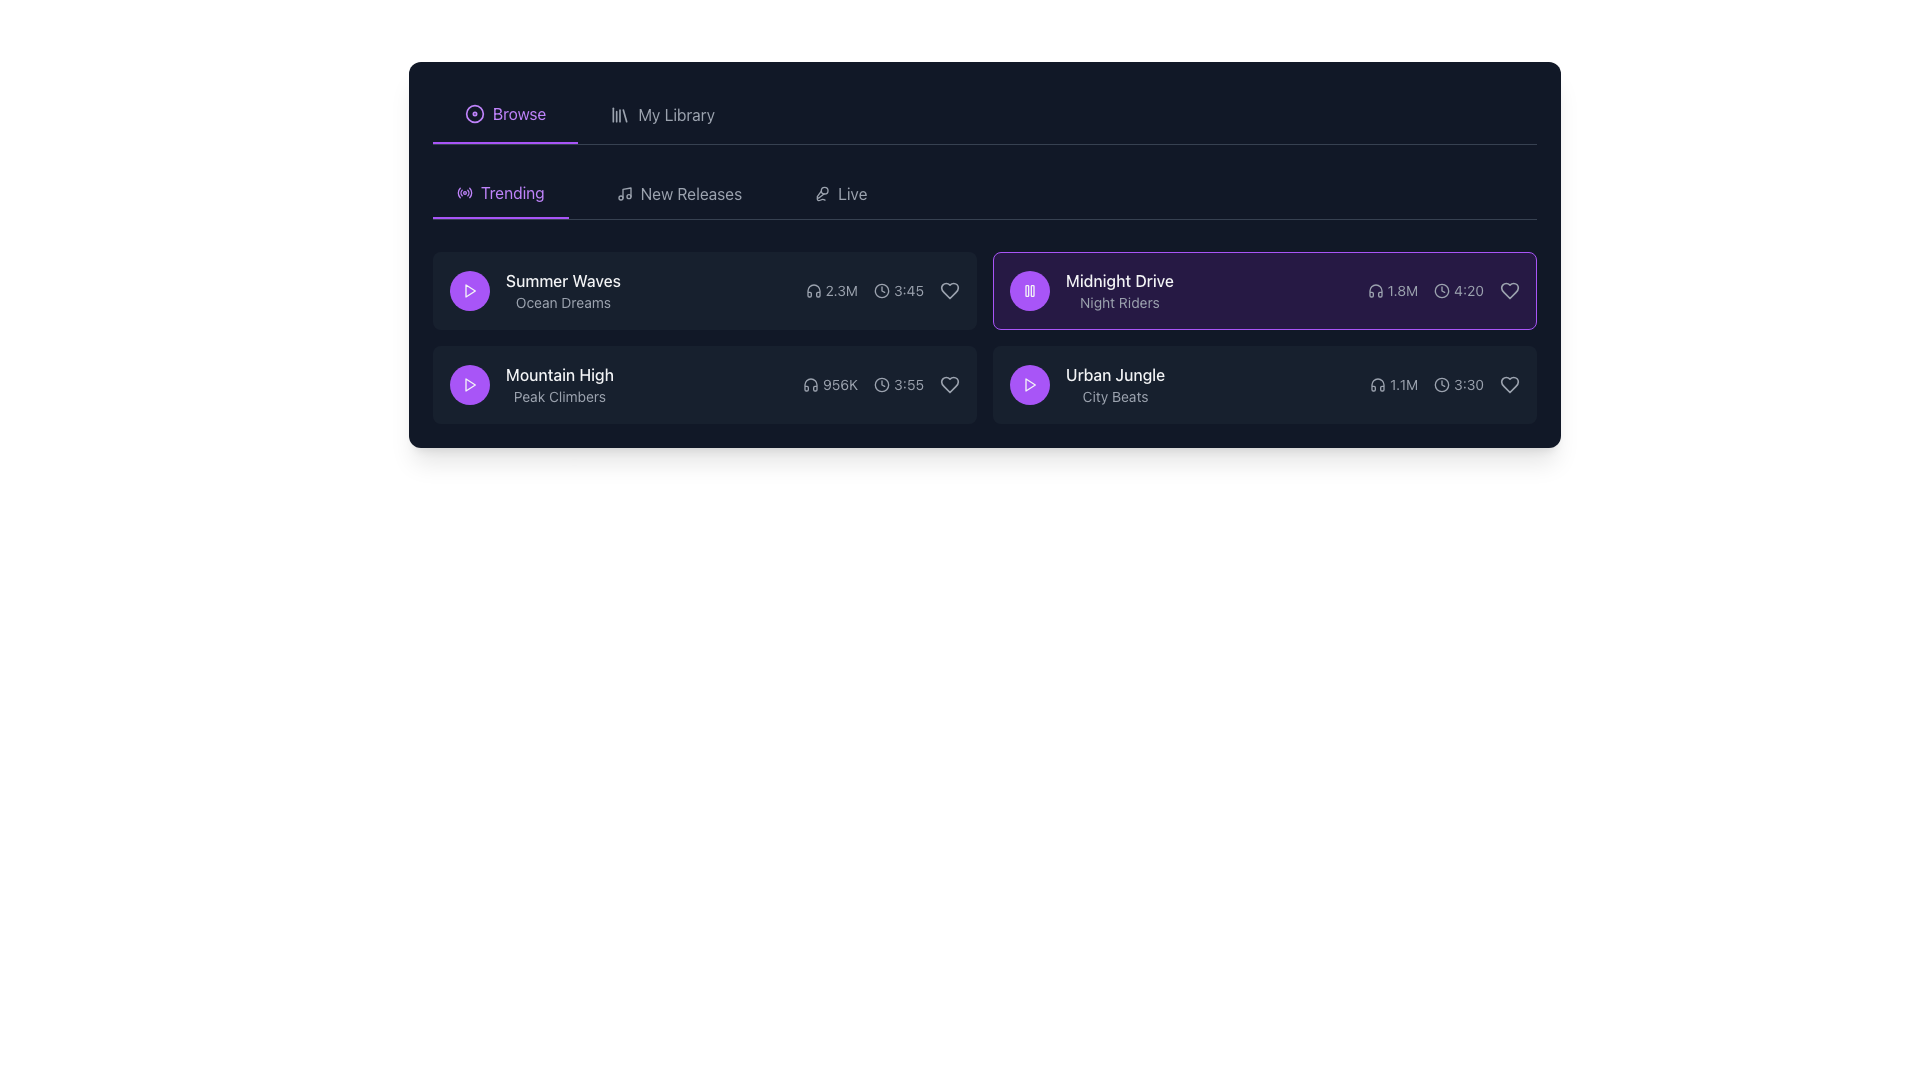  What do you see at coordinates (469, 385) in the screenshot?
I see `the circular button with a filled purple background and a triangular play icon, which is the first element in the horizontal flexbox layout next to the text 'Mountain High Peak Peak Climbers', to observe the style change` at bounding box center [469, 385].